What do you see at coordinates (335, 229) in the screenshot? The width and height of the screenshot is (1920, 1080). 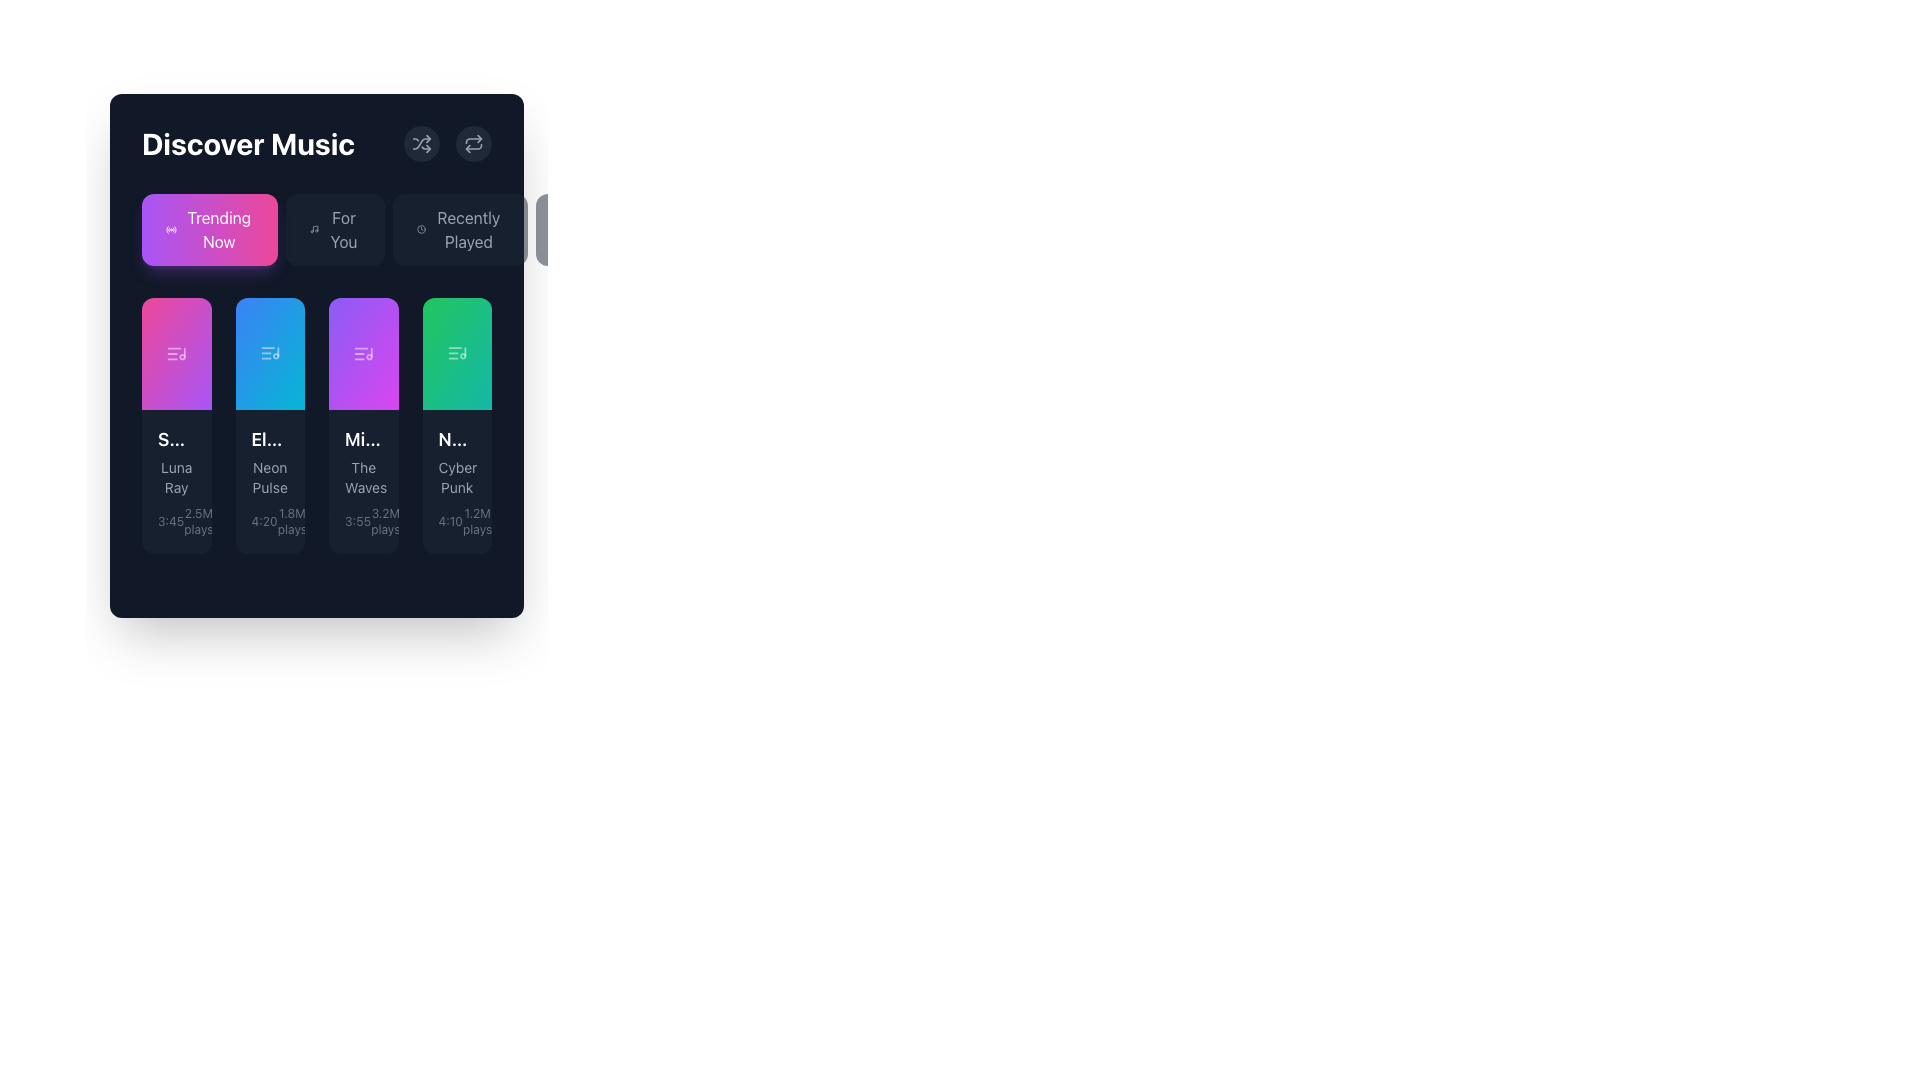 I see `the rectangular button with a dark gray background and the text 'For You'` at bounding box center [335, 229].